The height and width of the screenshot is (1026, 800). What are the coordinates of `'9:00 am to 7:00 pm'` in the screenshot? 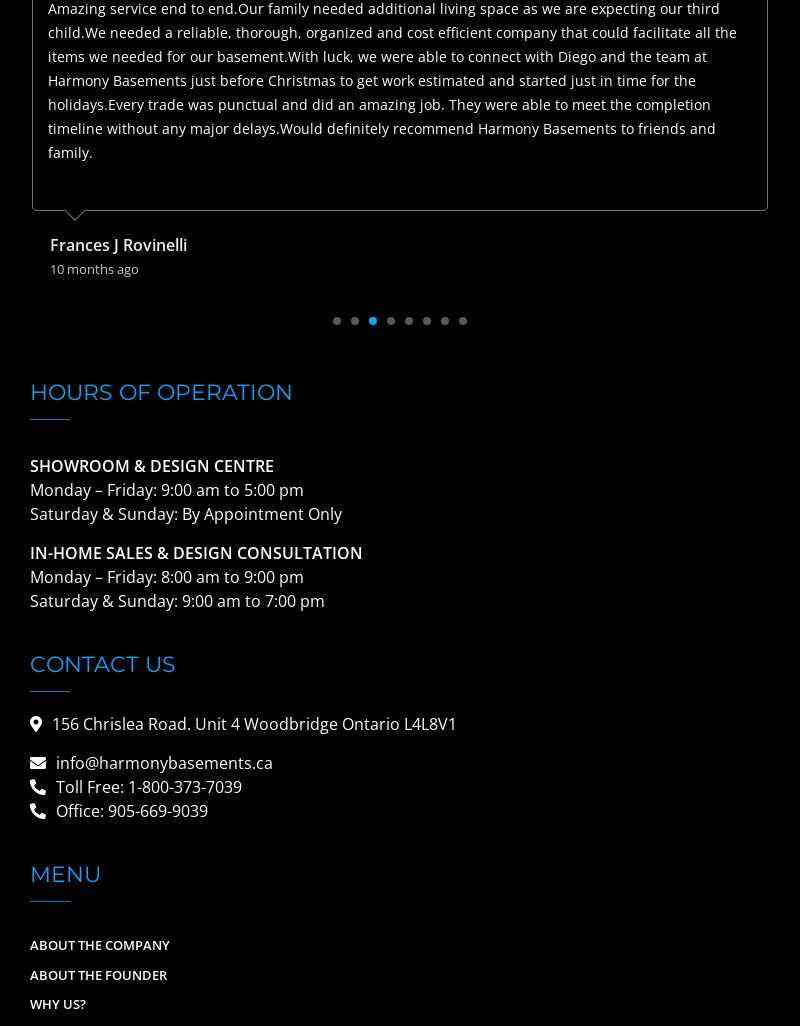 It's located at (252, 600).